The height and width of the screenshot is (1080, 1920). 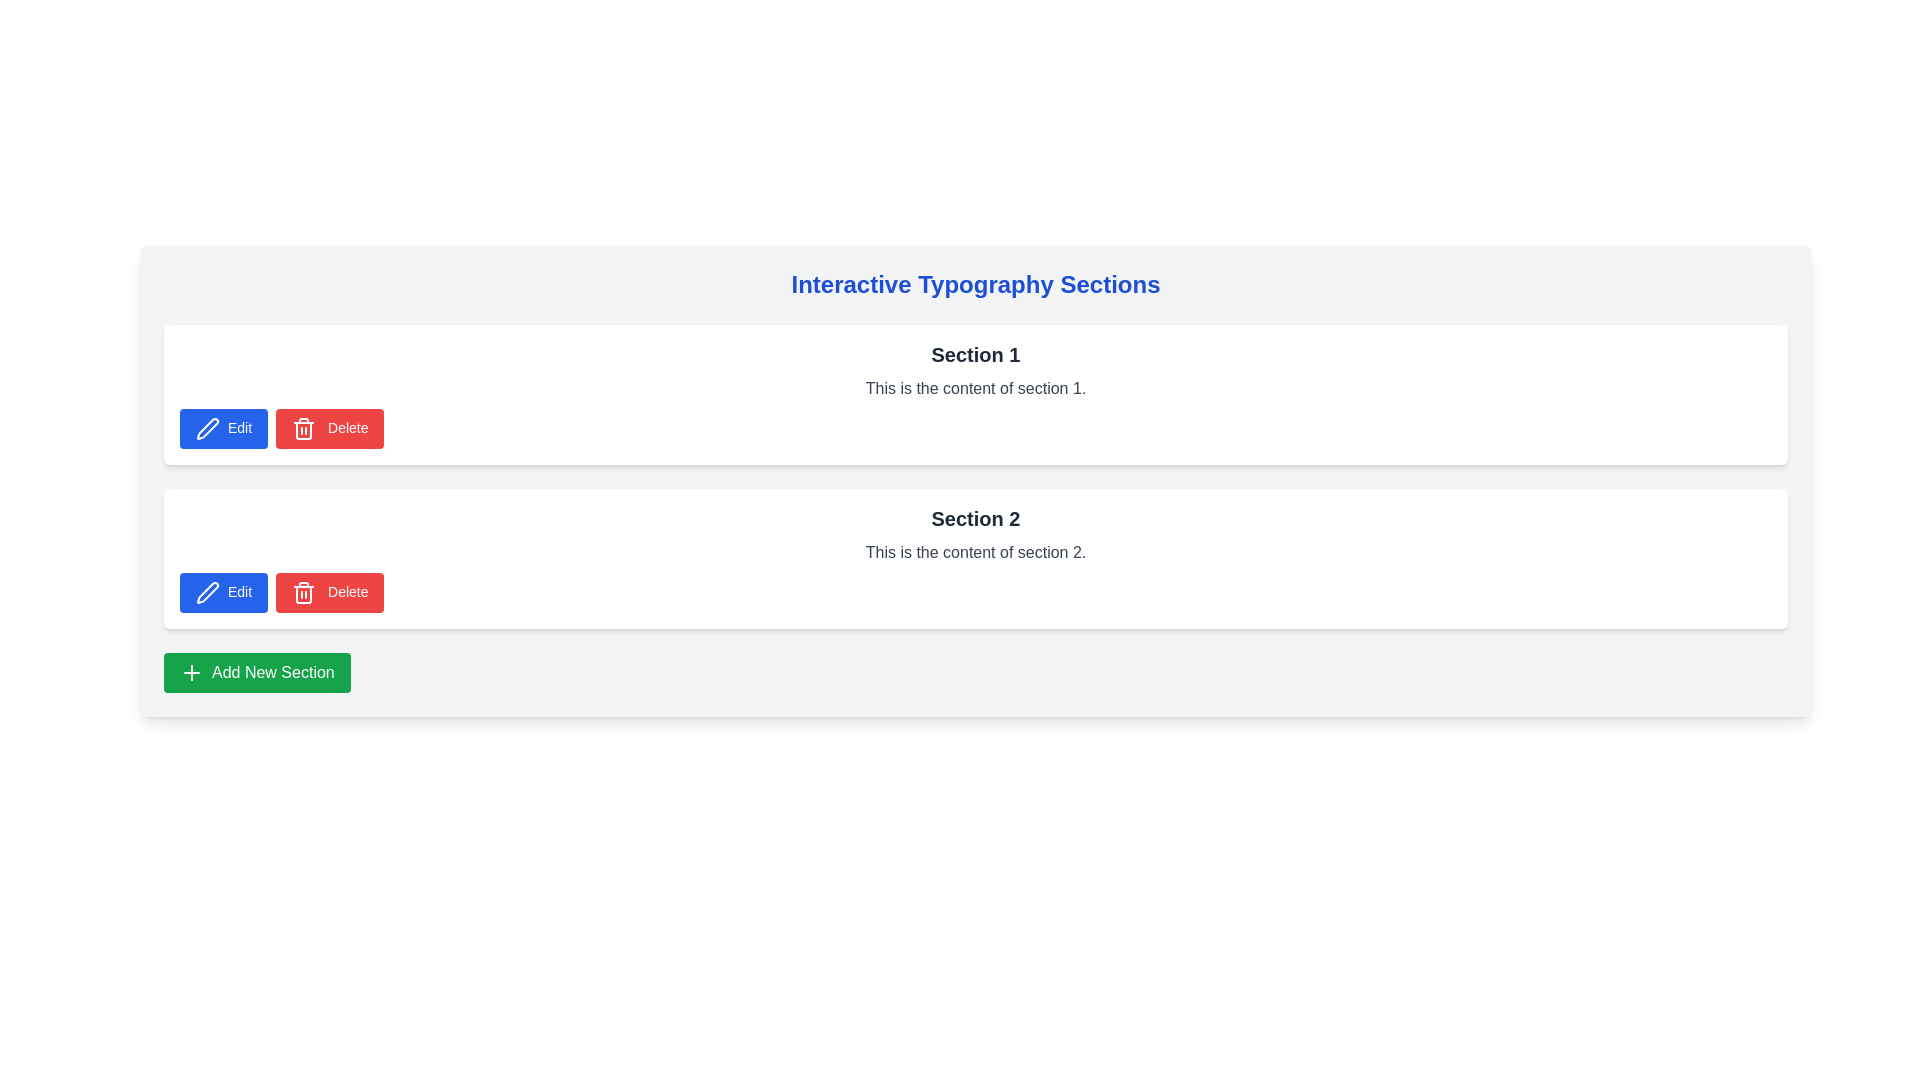 I want to click on the green button labeled 'Add New Section' located at the bottom of the central content panel, so click(x=256, y=672).